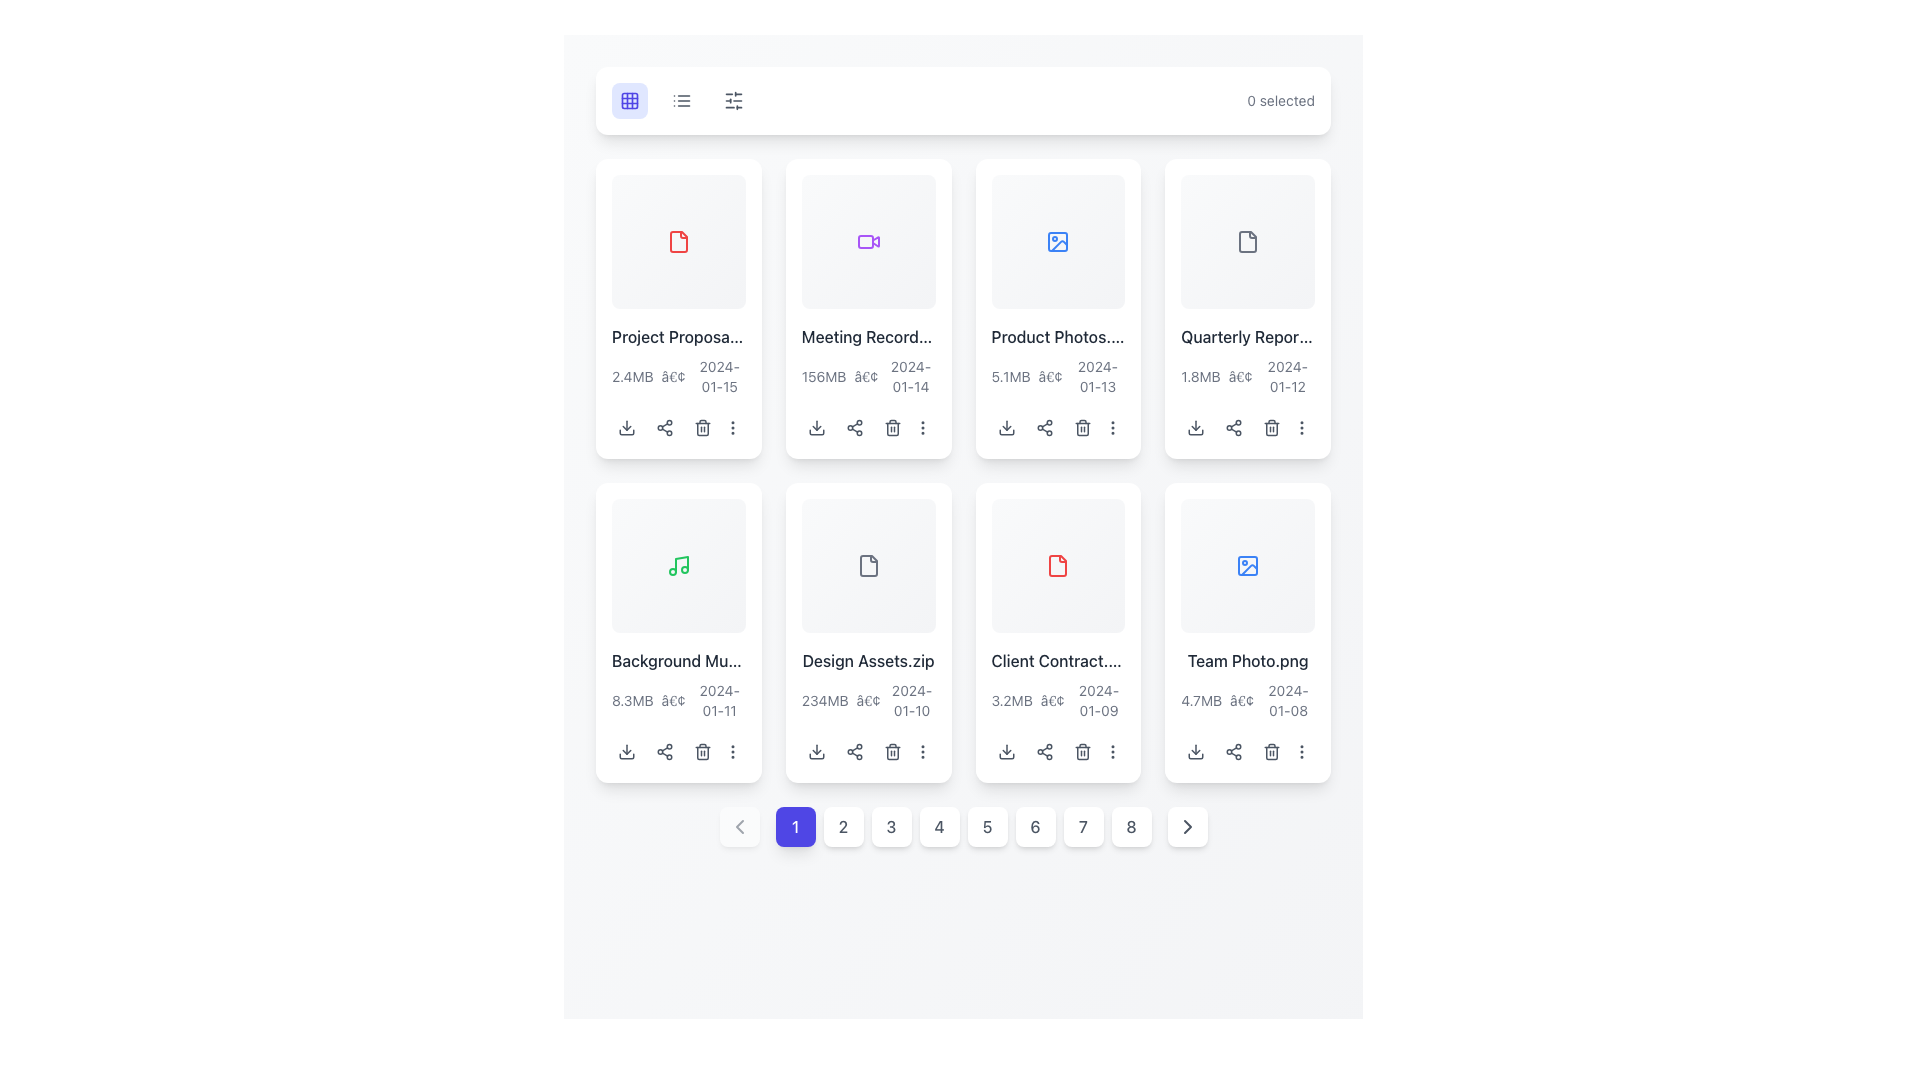 This screenshot has height=1080, width=1920. What do you see at coordinates (678, 565) in the screenshot?
I see `the green musical notes icon located in the second row, first column of the grid layout, which is part of the 'Background Music.mp3' file card` at bounding box center [678, 565].